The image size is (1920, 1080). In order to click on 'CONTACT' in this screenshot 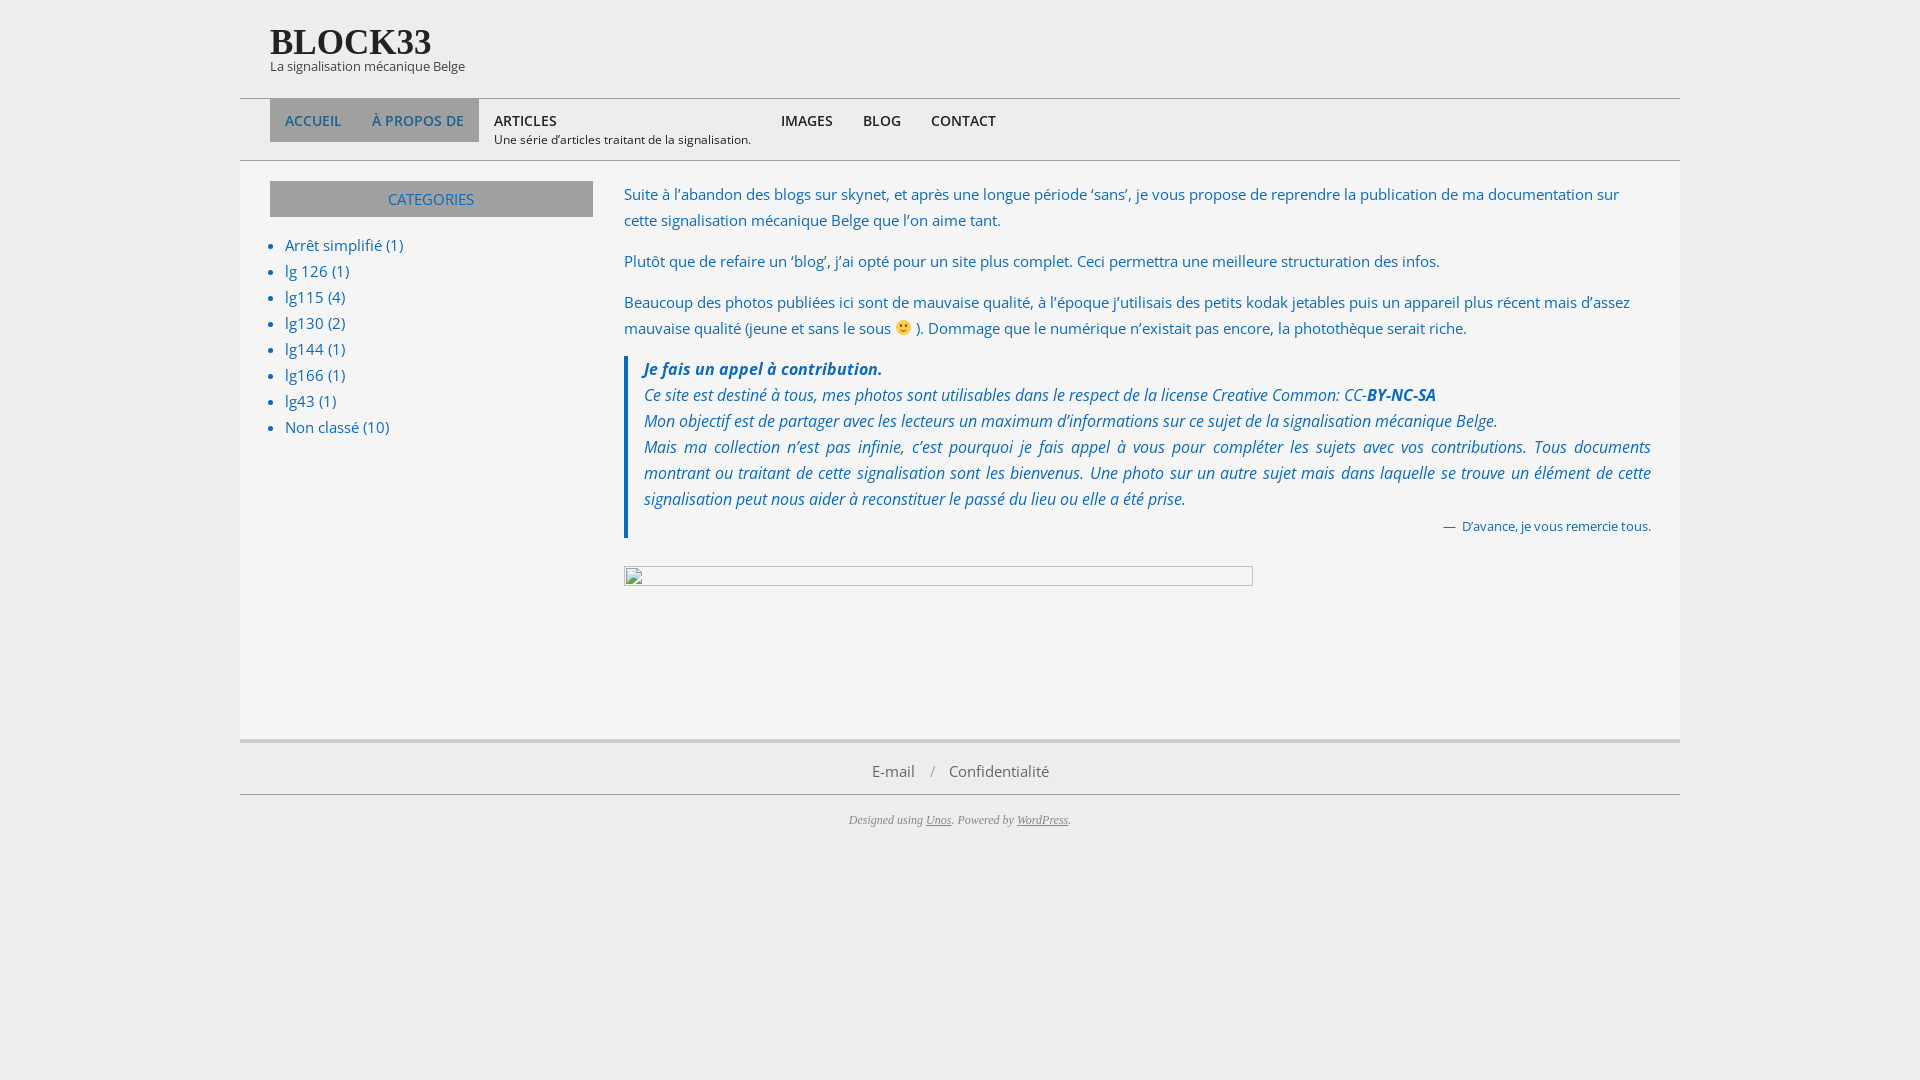, I will do `click(963, 120)`.